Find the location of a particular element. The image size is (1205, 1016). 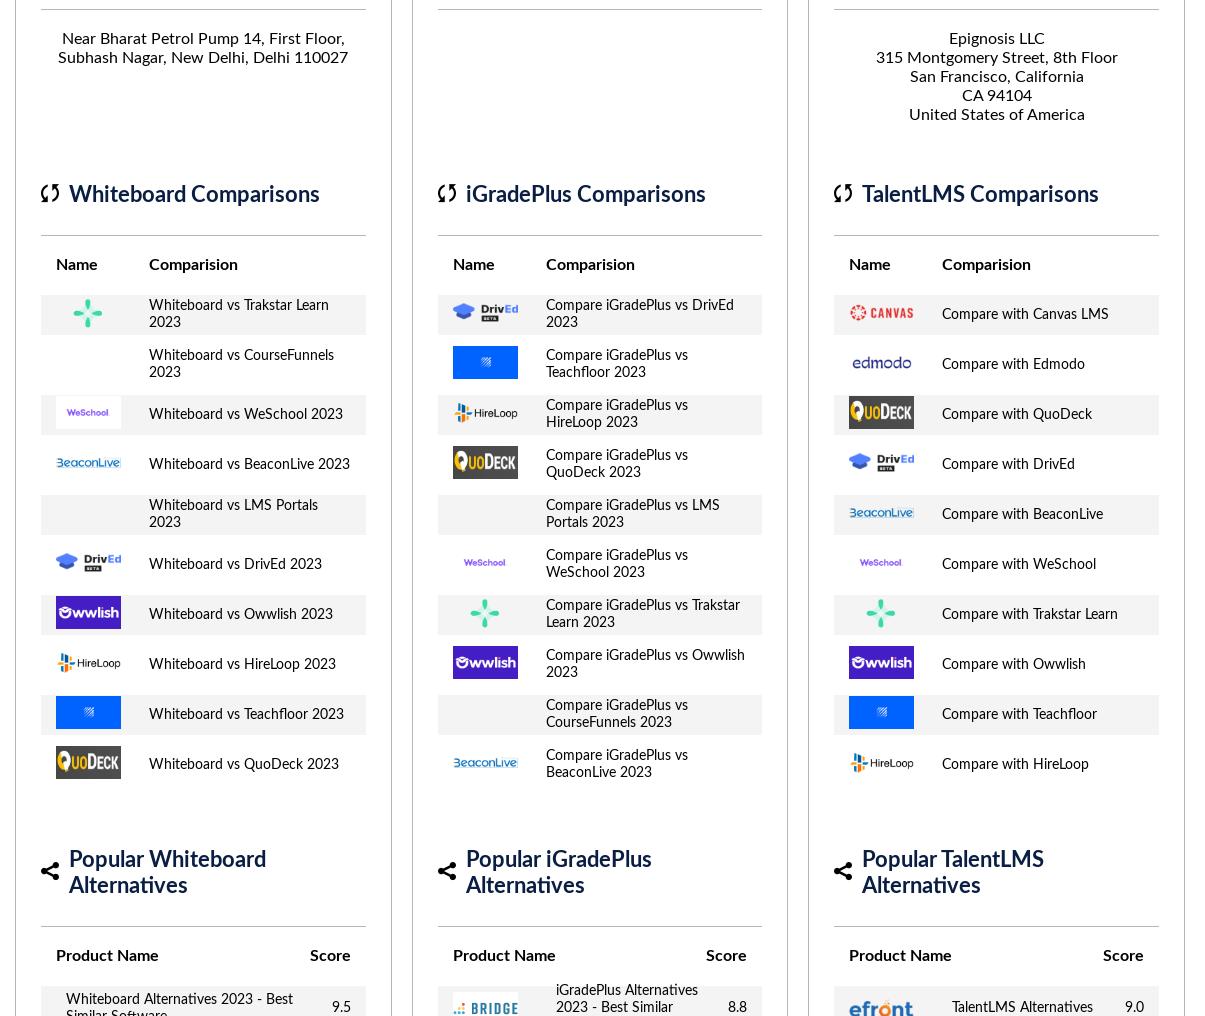

'Popular TalentLMS Alternatives' is located at coordinates (953, 873).